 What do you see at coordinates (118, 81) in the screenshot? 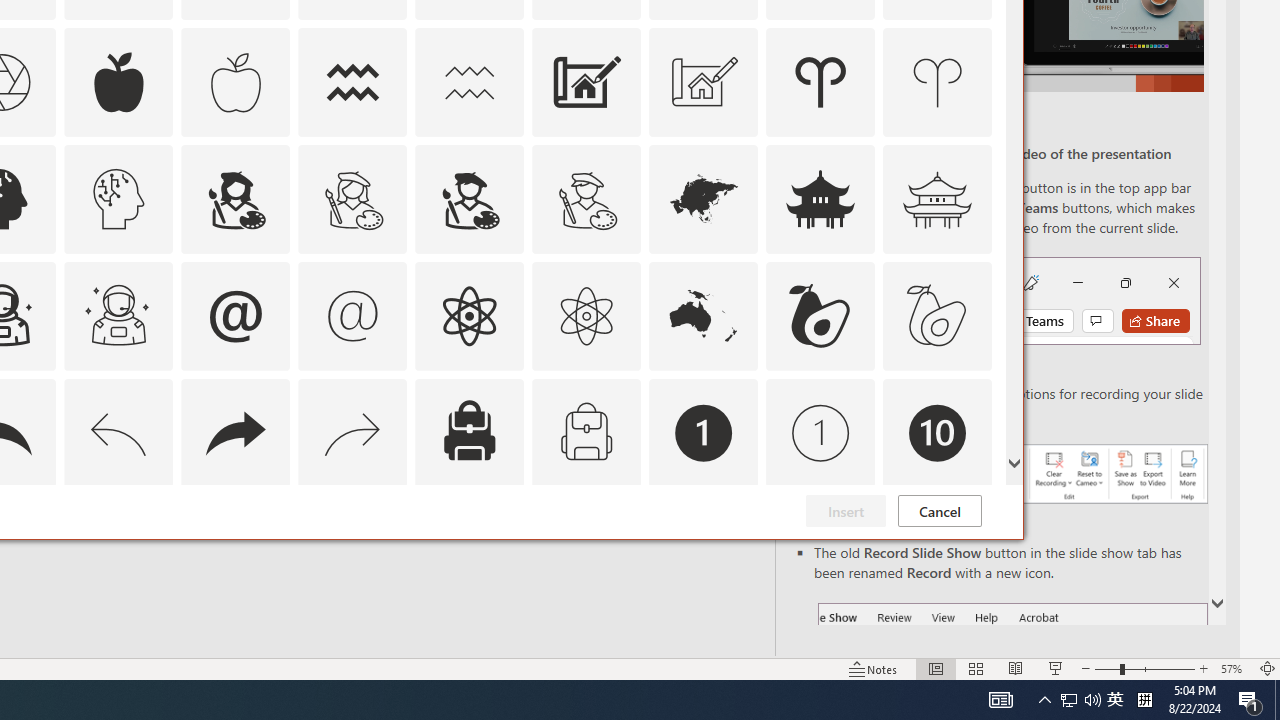
I see `'AutomationID: Icons_Apple'` at bounding box center [118, 81].